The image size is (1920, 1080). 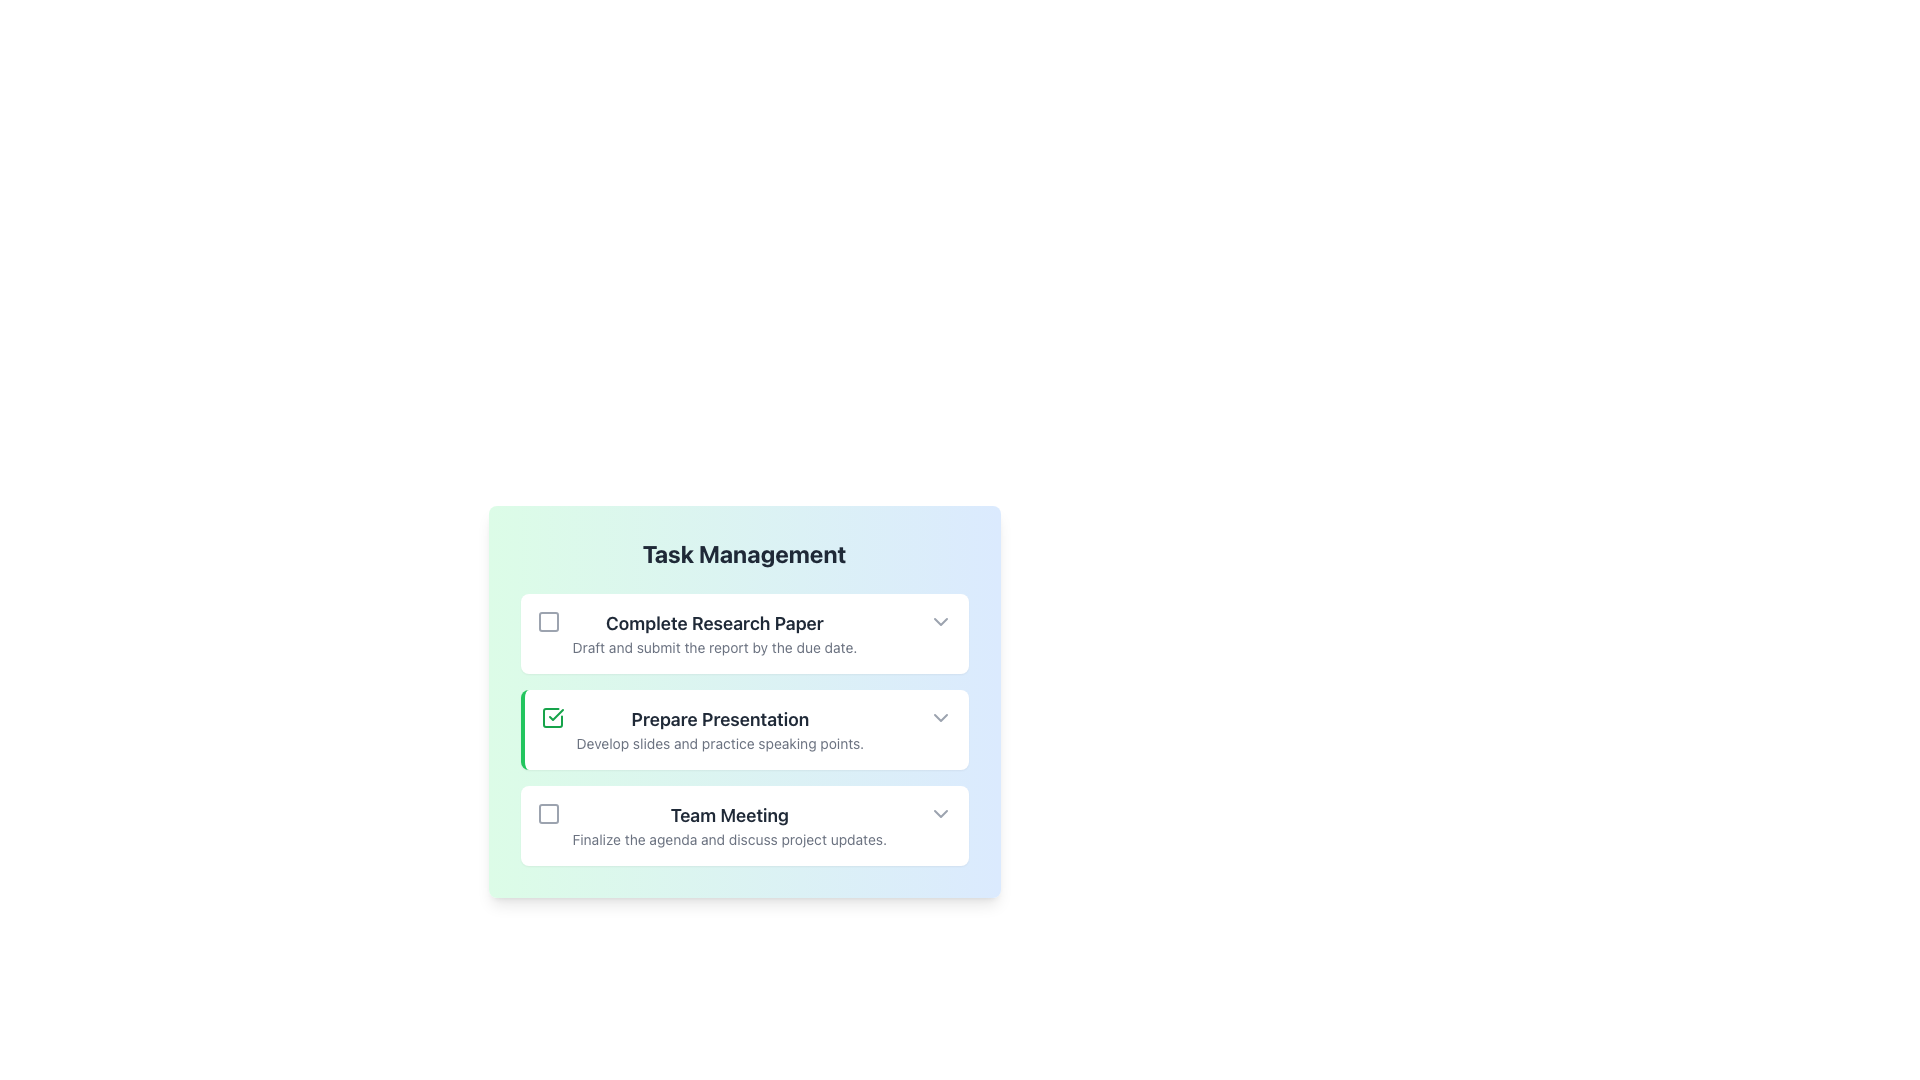 I want to click on the non-interactive descriptive text located beneath the title 'Complete Research Paper' in the 'Task Management' interface, so click(x=715, y=648).